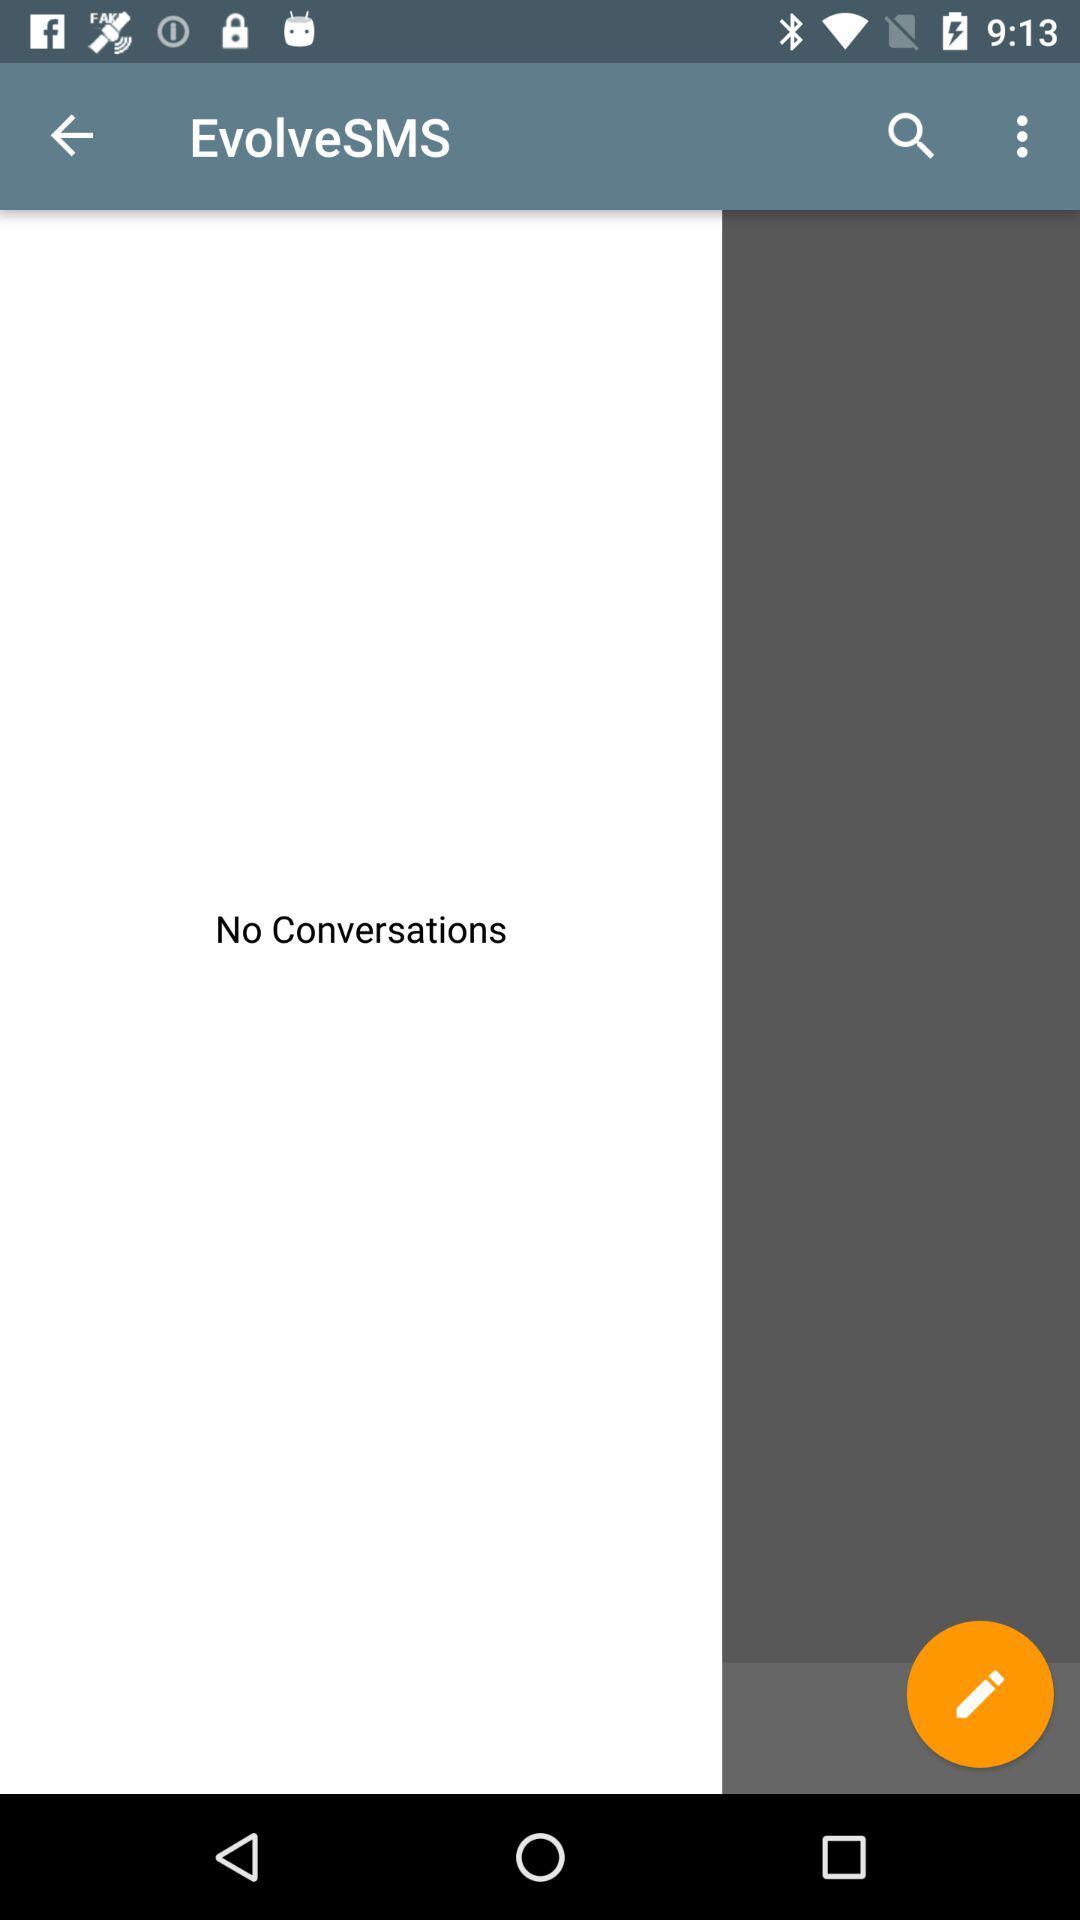  What do you see at coordinates (979, 1693) in the screenshot?
I see `the edit icon` at bounding box center [979, 1693].